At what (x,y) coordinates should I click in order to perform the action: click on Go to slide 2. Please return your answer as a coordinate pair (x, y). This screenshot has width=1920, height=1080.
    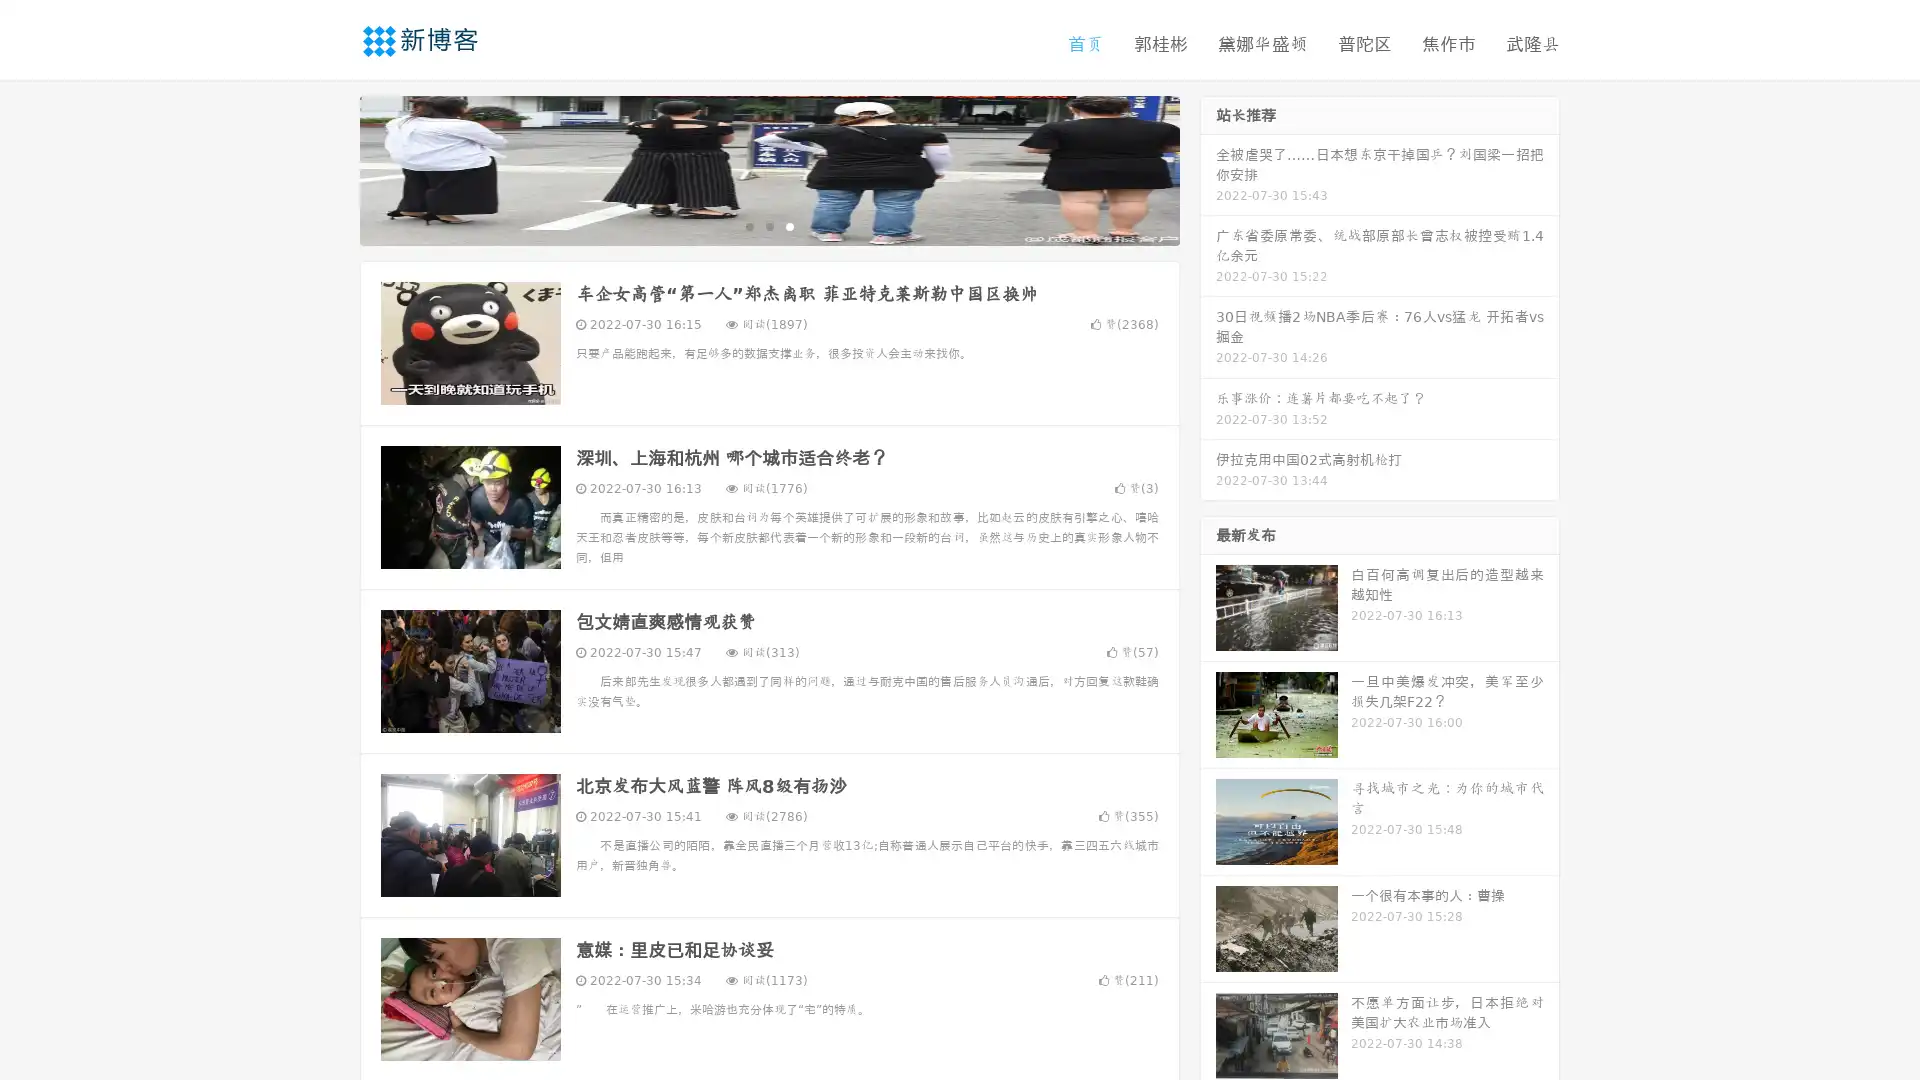
    Looking at the image, I should click on (768, 225).